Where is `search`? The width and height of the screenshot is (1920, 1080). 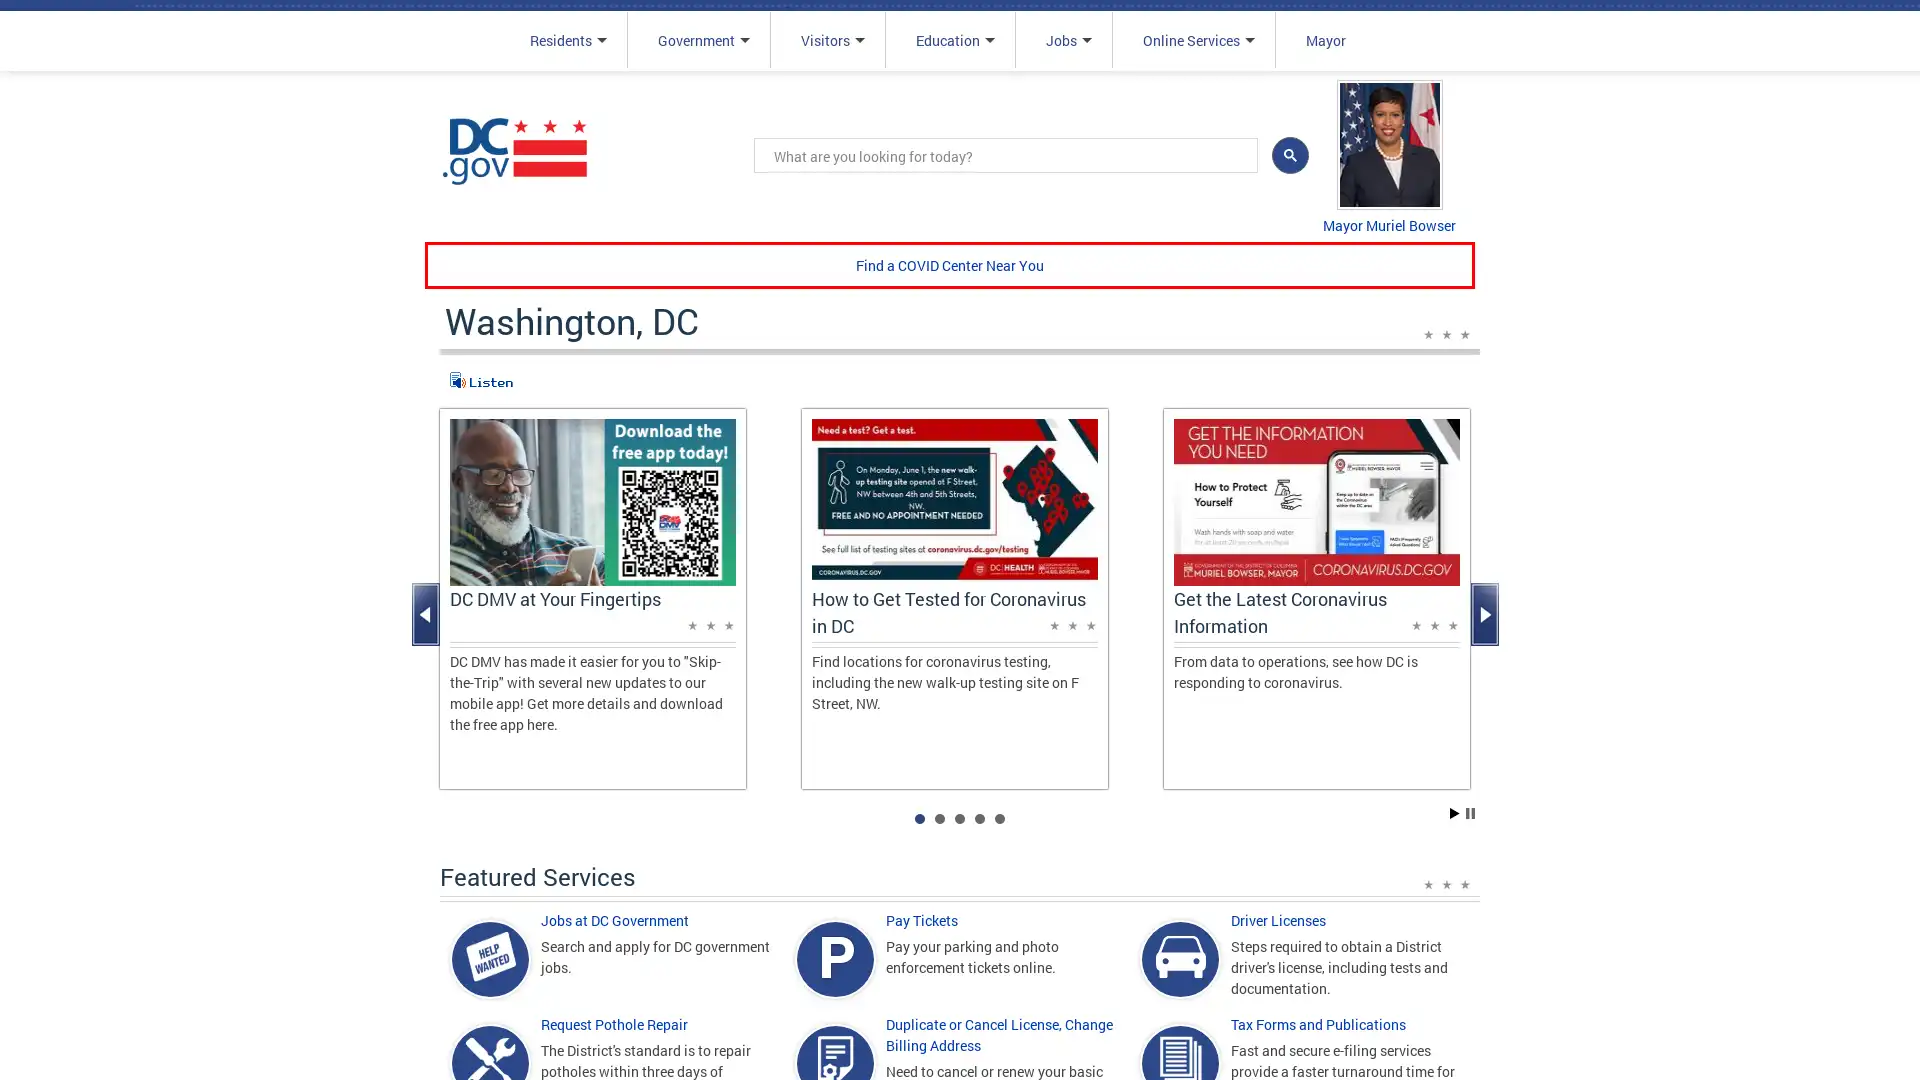
search is located at coordinates (1290, 154).